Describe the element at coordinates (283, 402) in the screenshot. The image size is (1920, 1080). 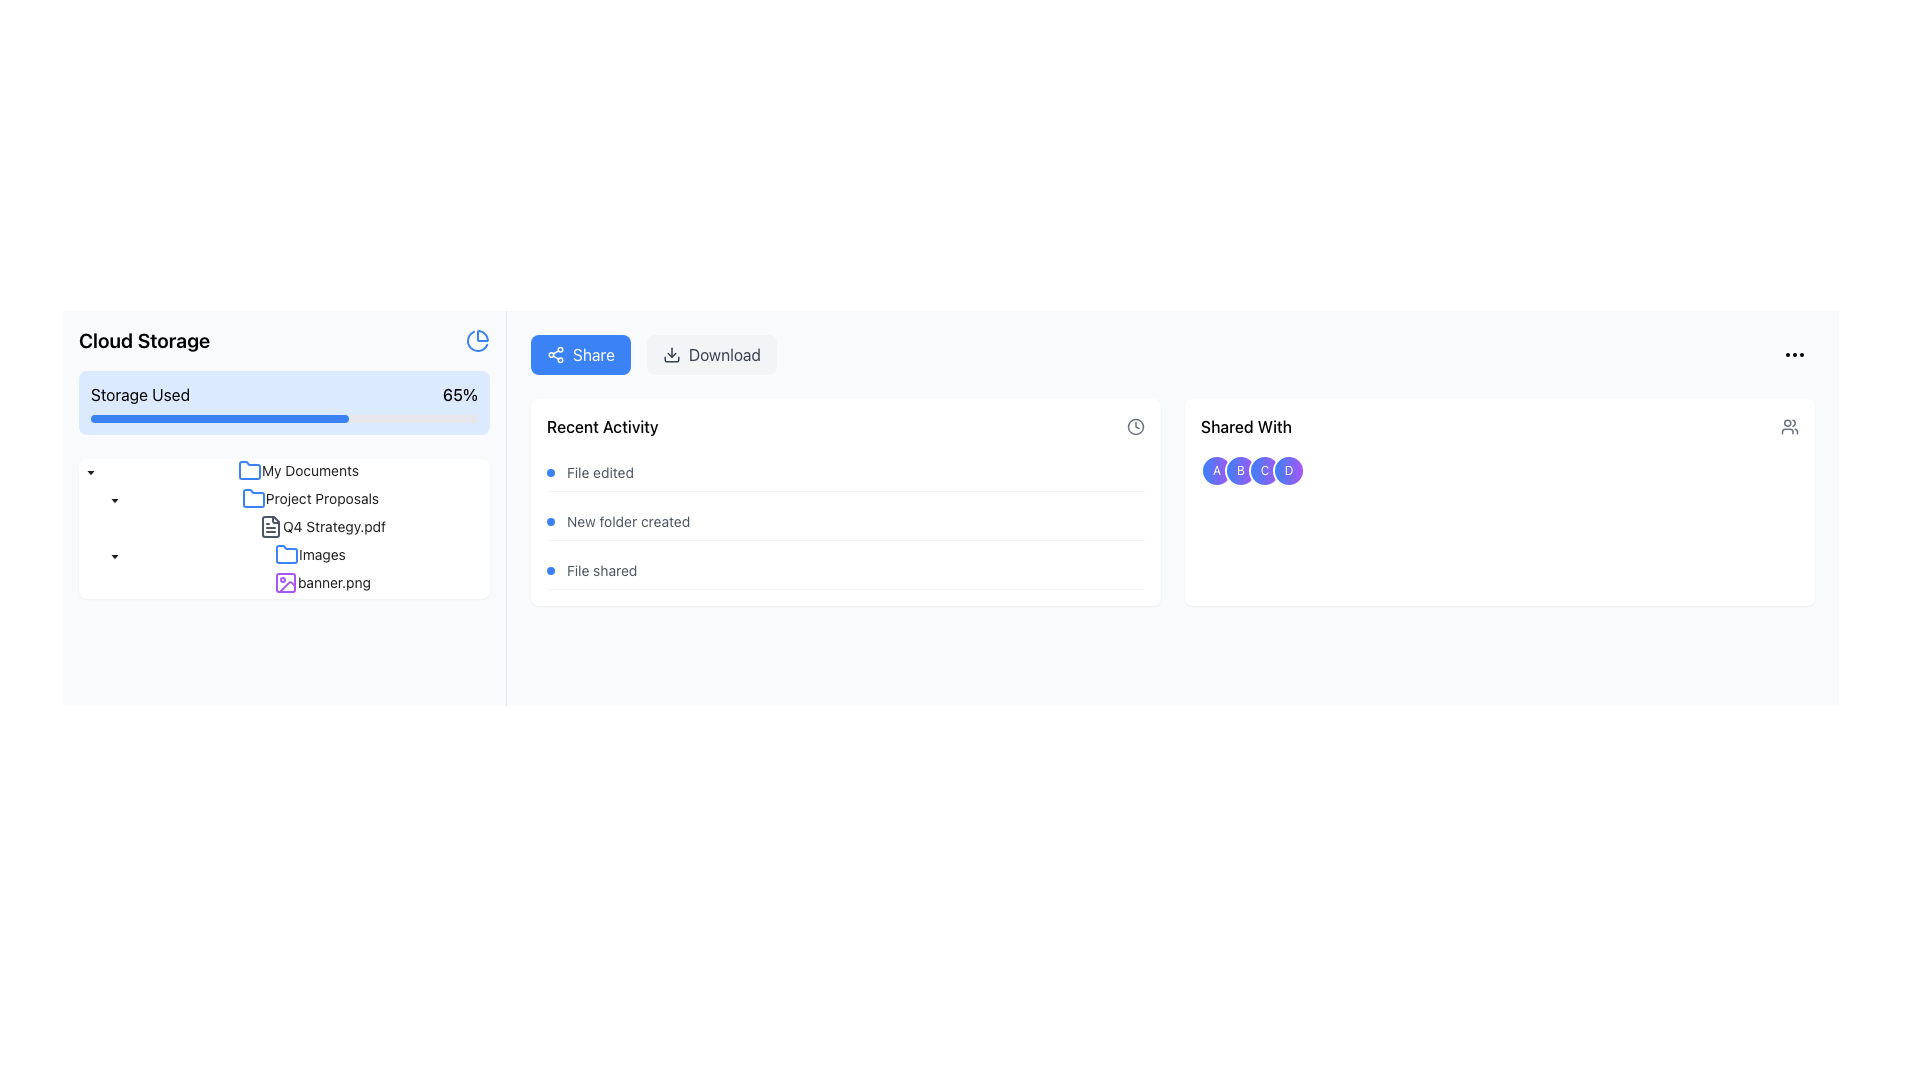
I see `storage information from the progress indicator located below the title 'Cloud Storage', which displays 'Storage Used' and '65%' with a blue progress bar` at that location.